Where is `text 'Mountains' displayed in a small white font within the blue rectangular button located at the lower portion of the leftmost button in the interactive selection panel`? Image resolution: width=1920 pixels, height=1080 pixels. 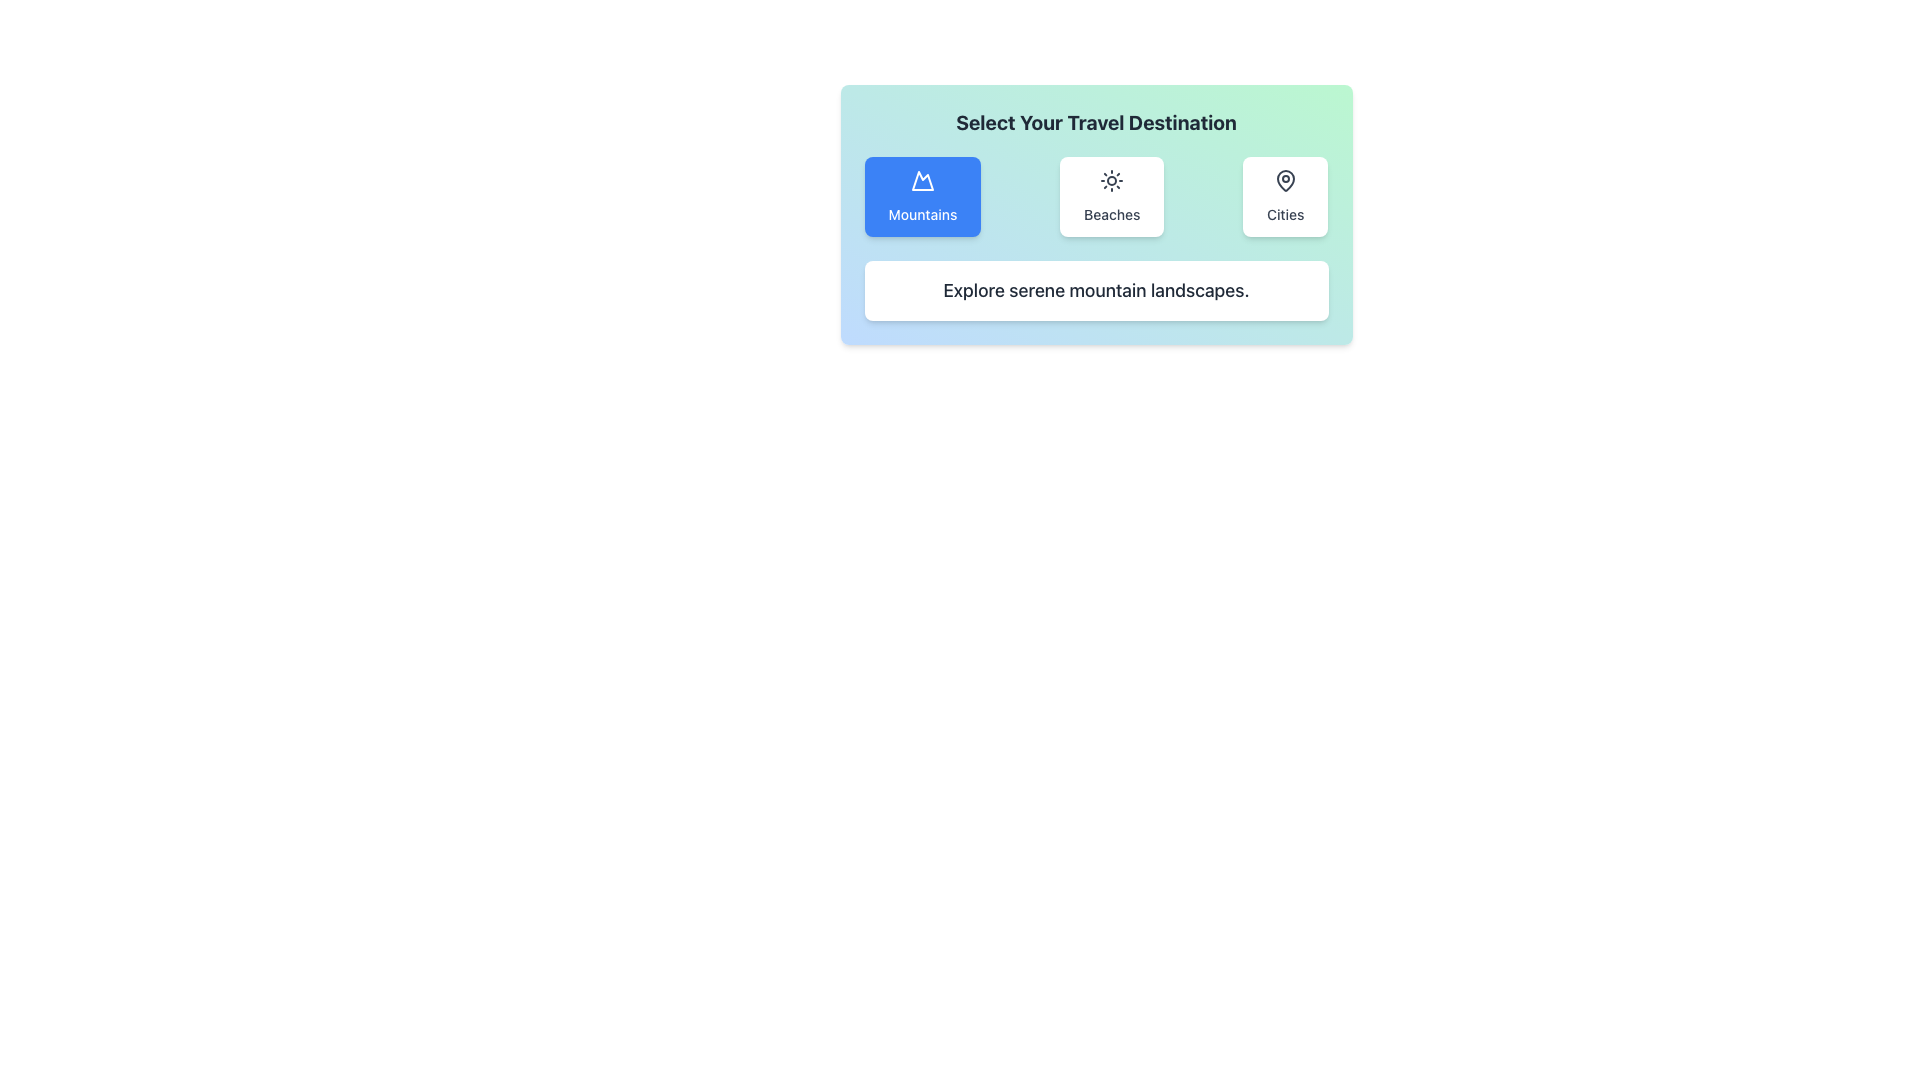 text 'Mountains' displayed in a small white font within the blue rectangular button located at the lower portion of the leftmost button in the interactive selection panel is located at coordinates (921, 215).